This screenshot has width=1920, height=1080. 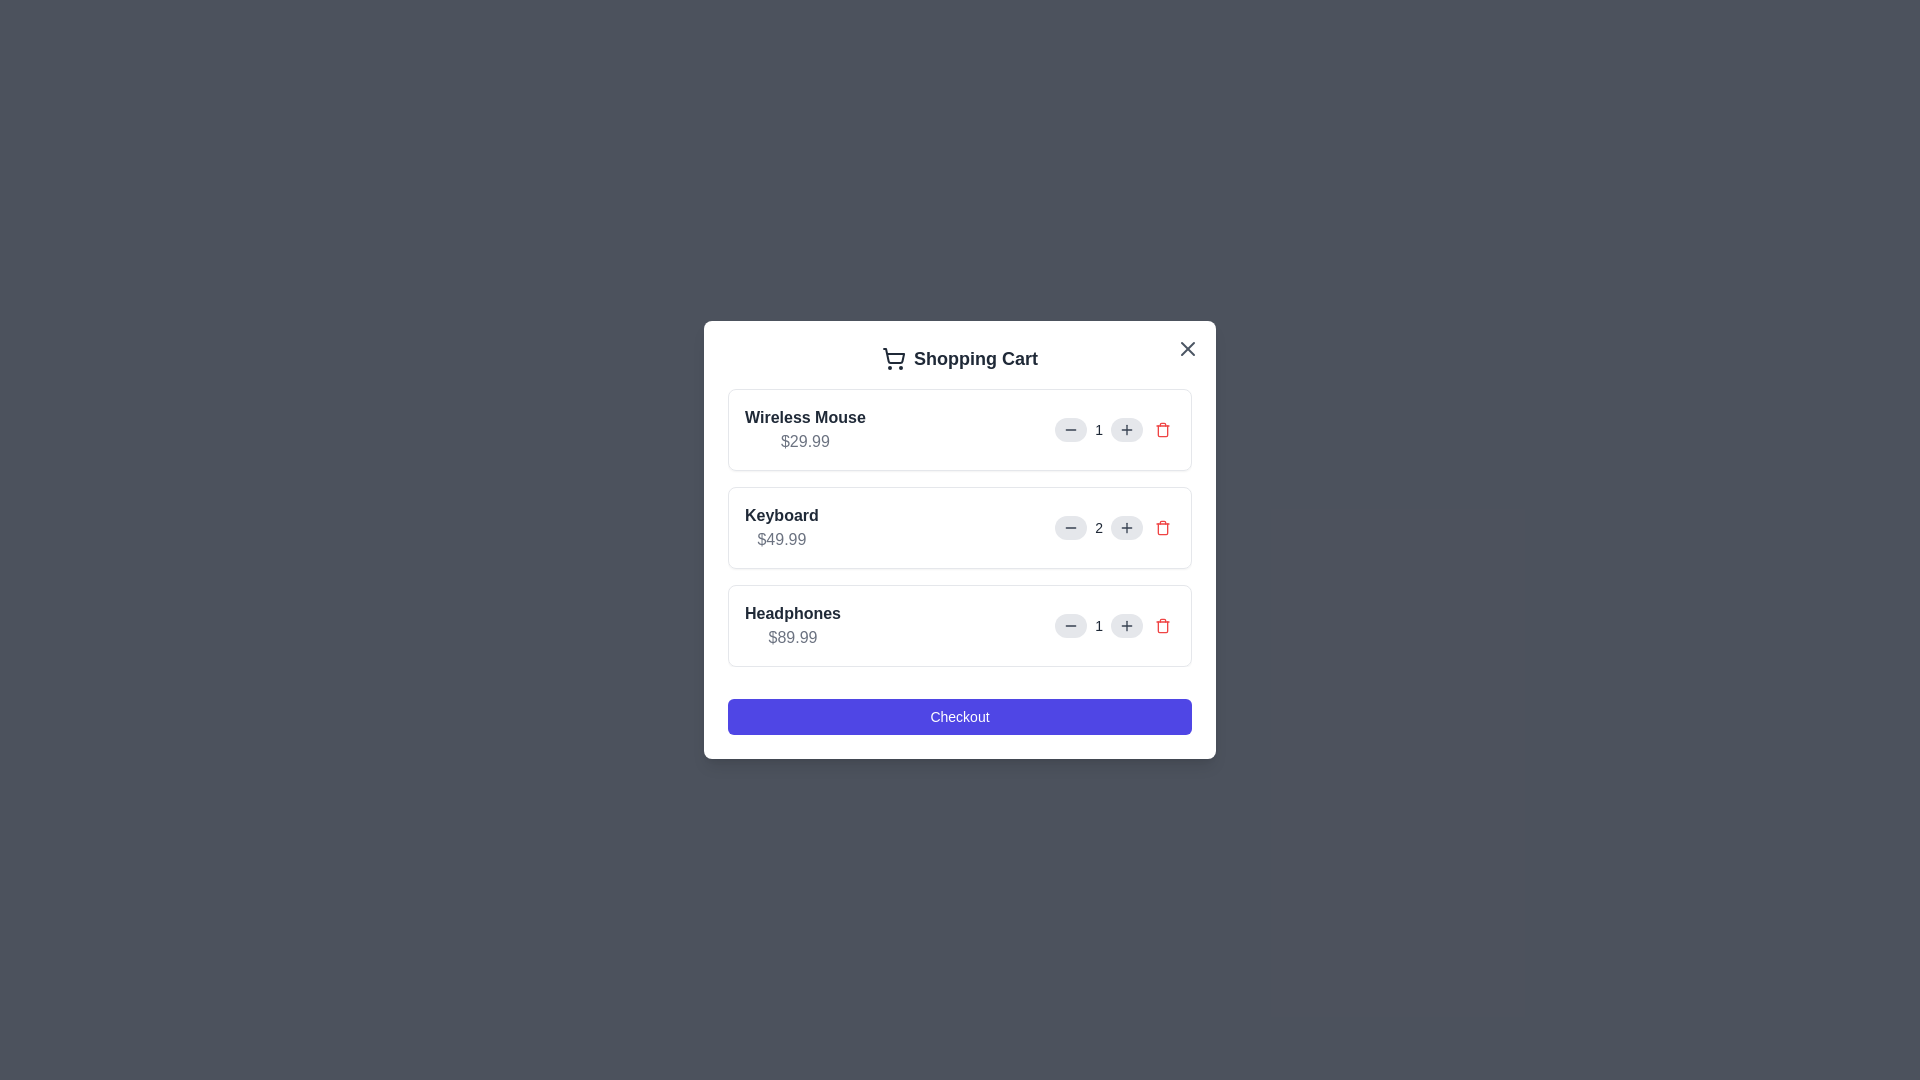 I want to click on the small, round '+' button located in the shopping cart interface, positioned to the left of the delete button and to the right of the quantity indicator, so click(x=1127, y=527).